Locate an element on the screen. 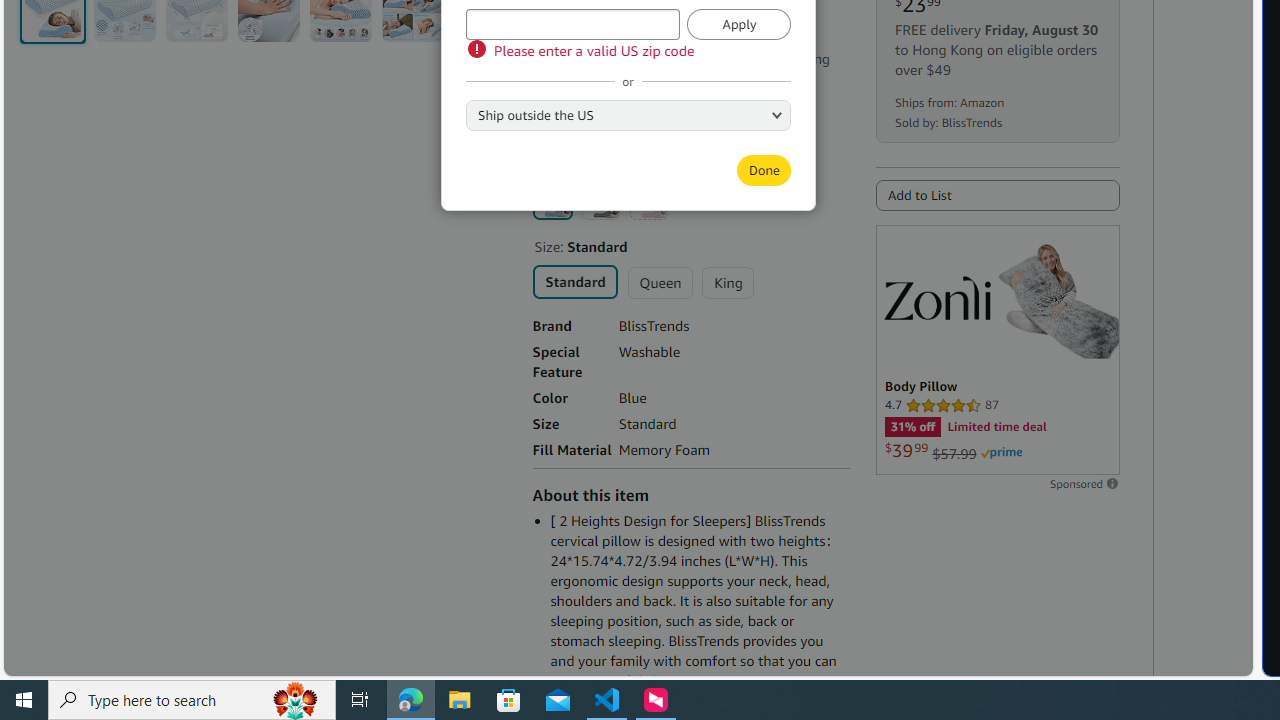 Image resolution: width=1280 pixels, height=720 pixels. 'Pink' is located at coordinates (648, 200).